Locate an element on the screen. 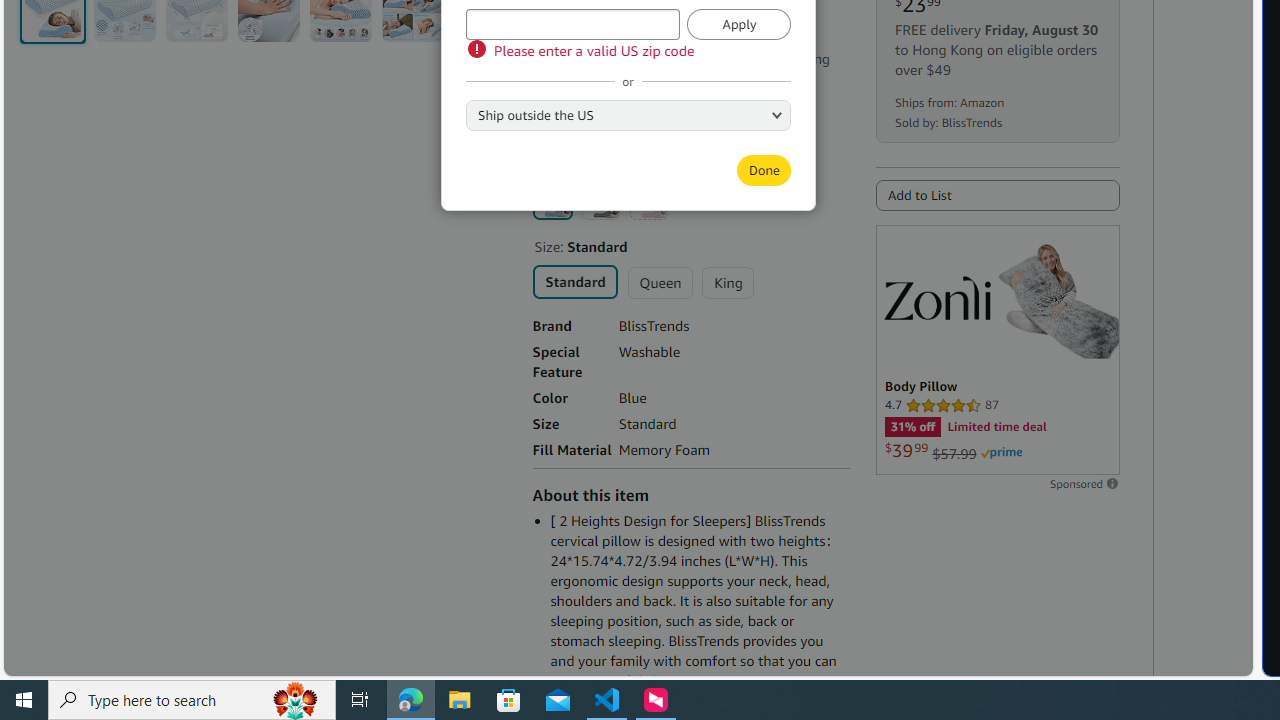 Image resolution: width=1280 pixels, height=720 pixels. 'Pink' is located at coordinates (648, 200).